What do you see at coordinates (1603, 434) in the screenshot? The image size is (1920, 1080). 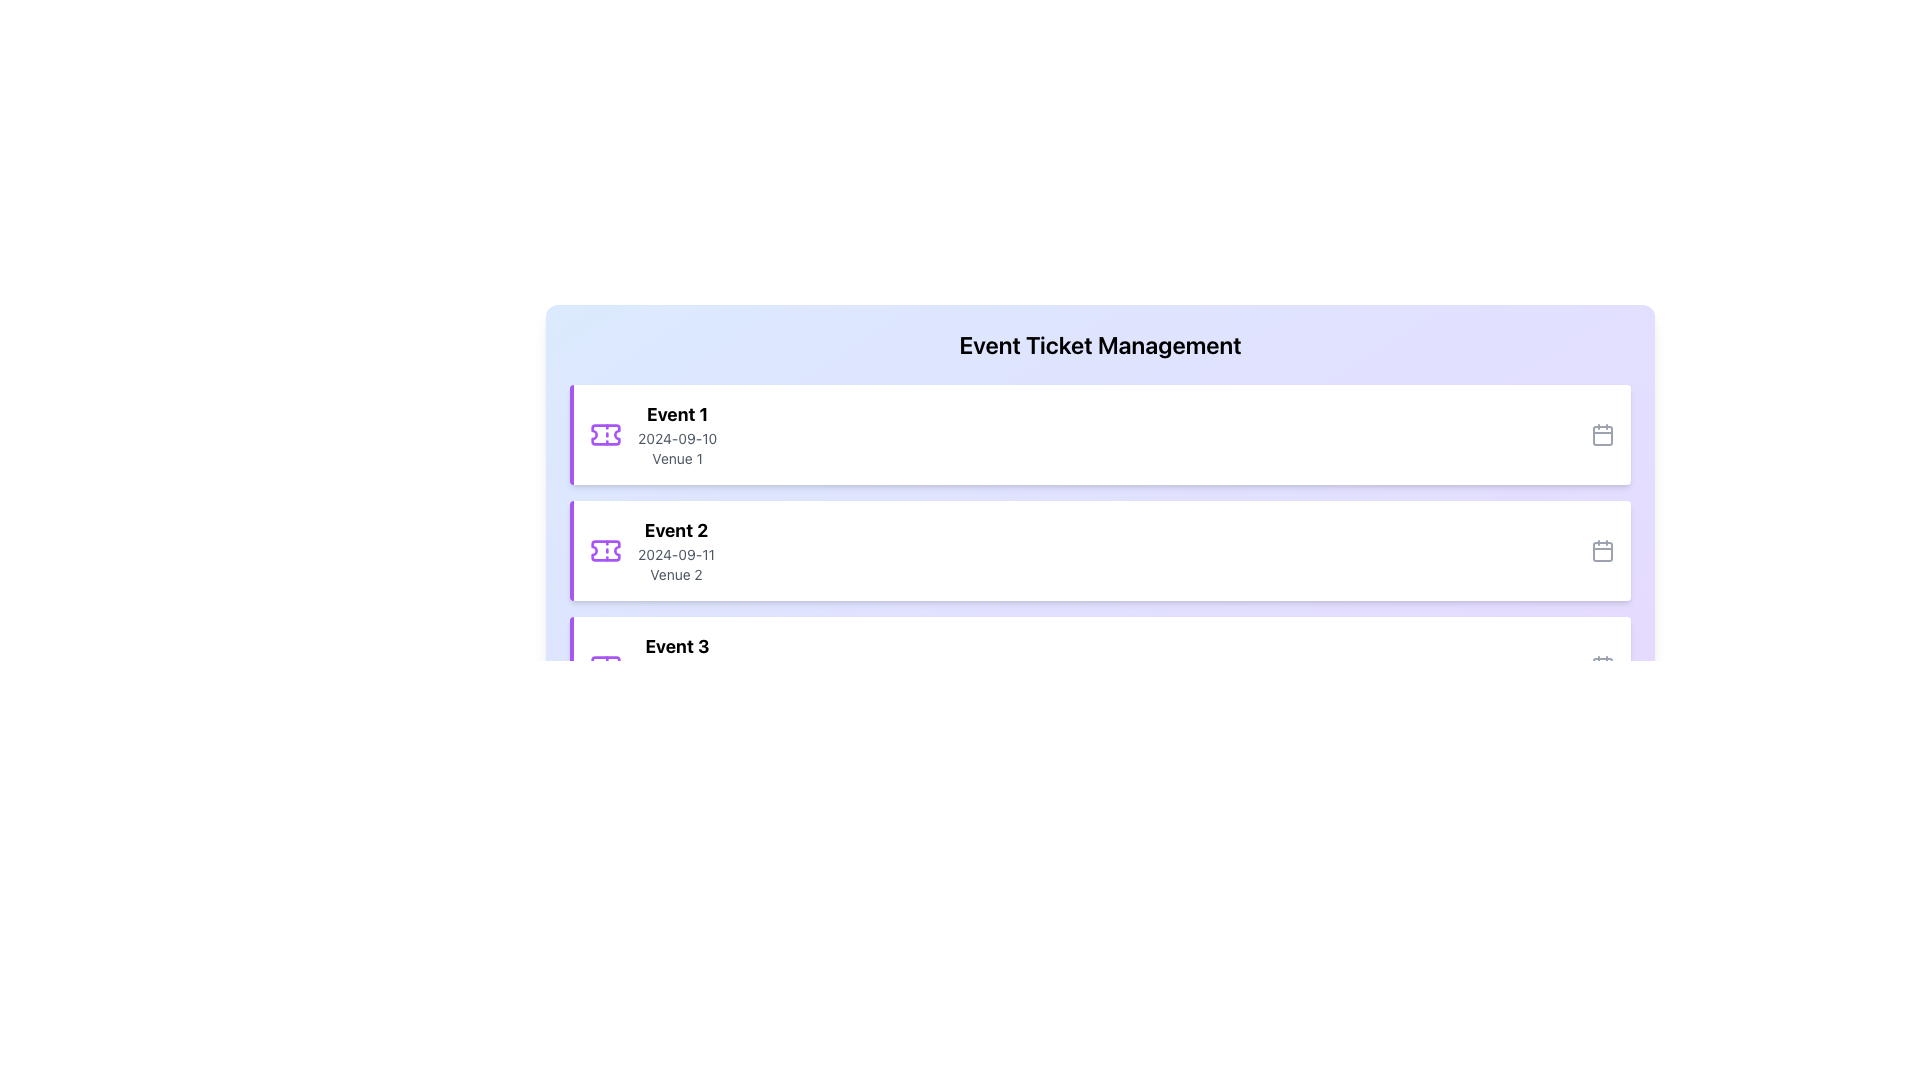 I see `the calendar icon located to the far right of the '2024-09-10' text in the event list` at bounding box center [1603, 434].